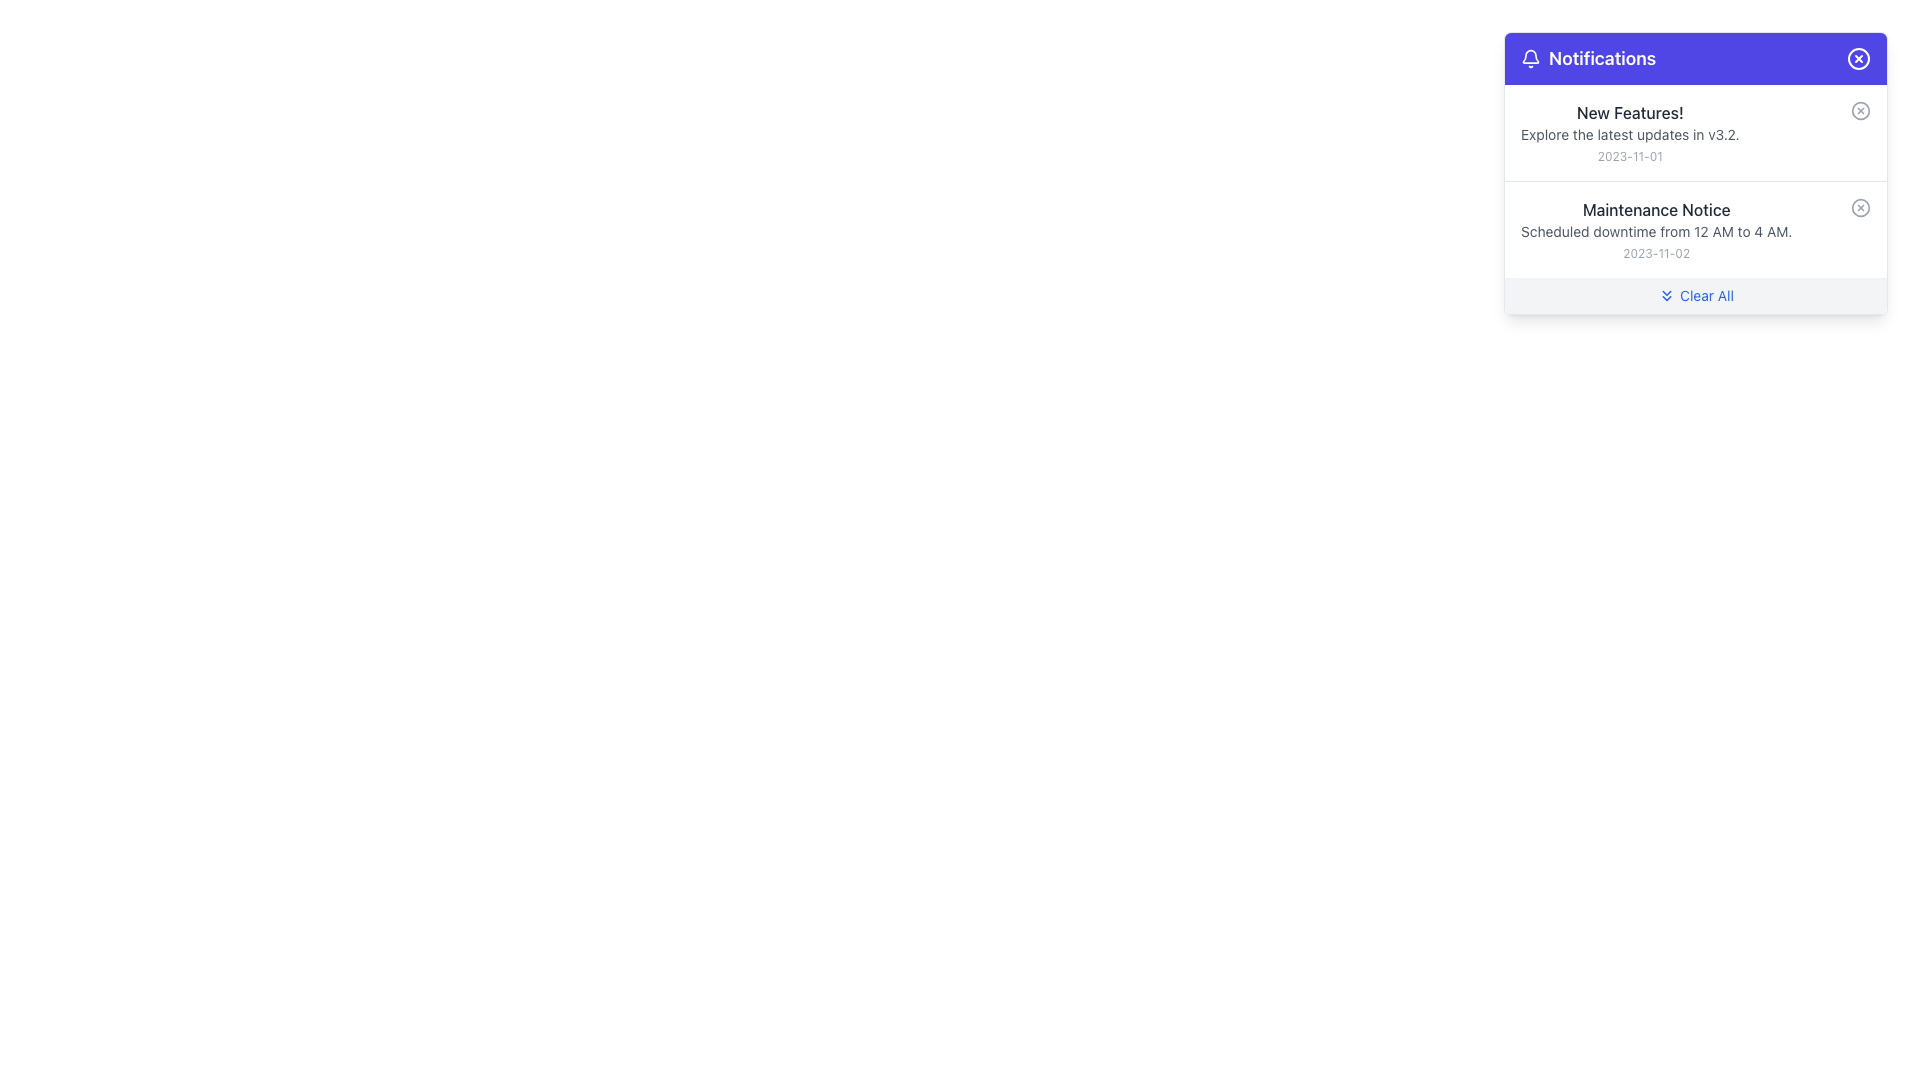 Image resolution: width=1920 pixels, height=1080 pixels. I want to click on the non-interactive text label with icon that serves as the title of the notifications panel, located at the top left of the notification popup, so click(1587, 57).